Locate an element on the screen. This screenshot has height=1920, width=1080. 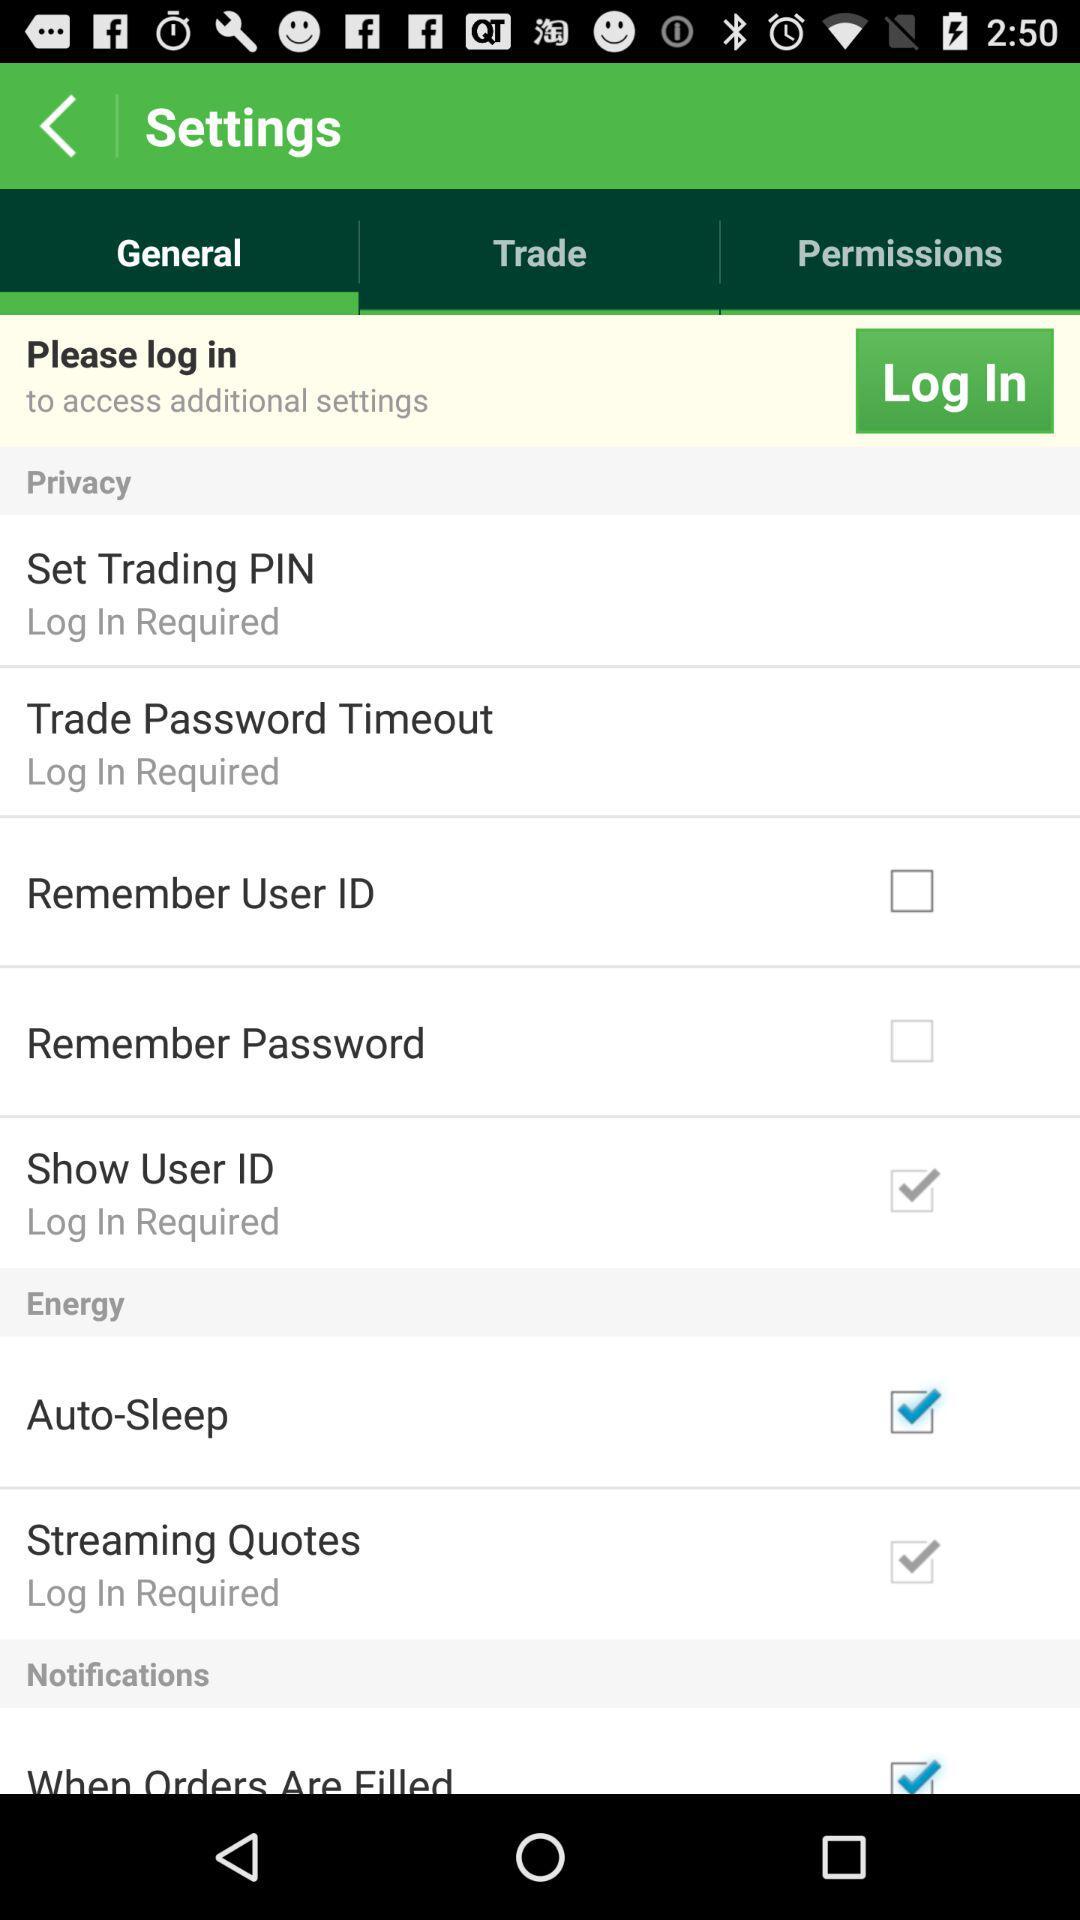
the icon below log in required icon is located at coordinates (540, 1673).